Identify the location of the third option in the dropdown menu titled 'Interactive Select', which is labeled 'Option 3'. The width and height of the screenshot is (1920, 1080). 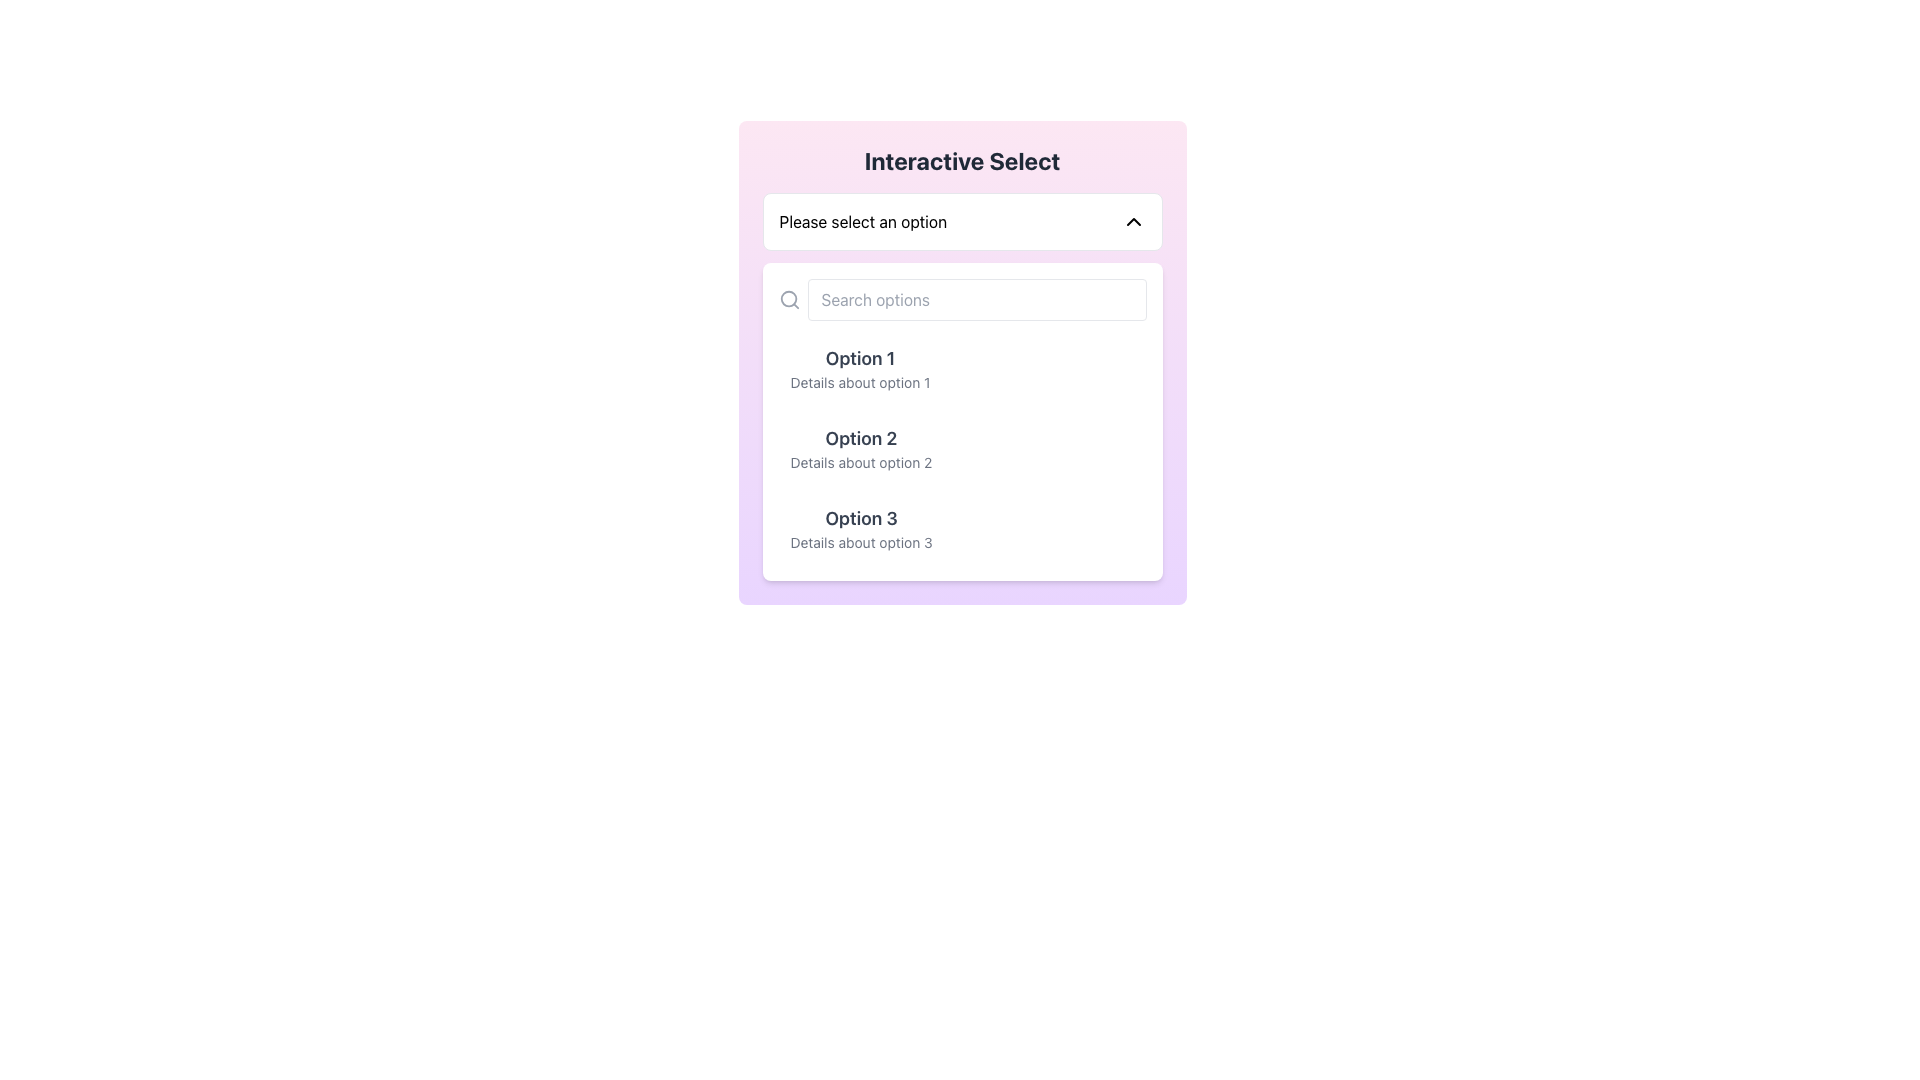
(861, 527).